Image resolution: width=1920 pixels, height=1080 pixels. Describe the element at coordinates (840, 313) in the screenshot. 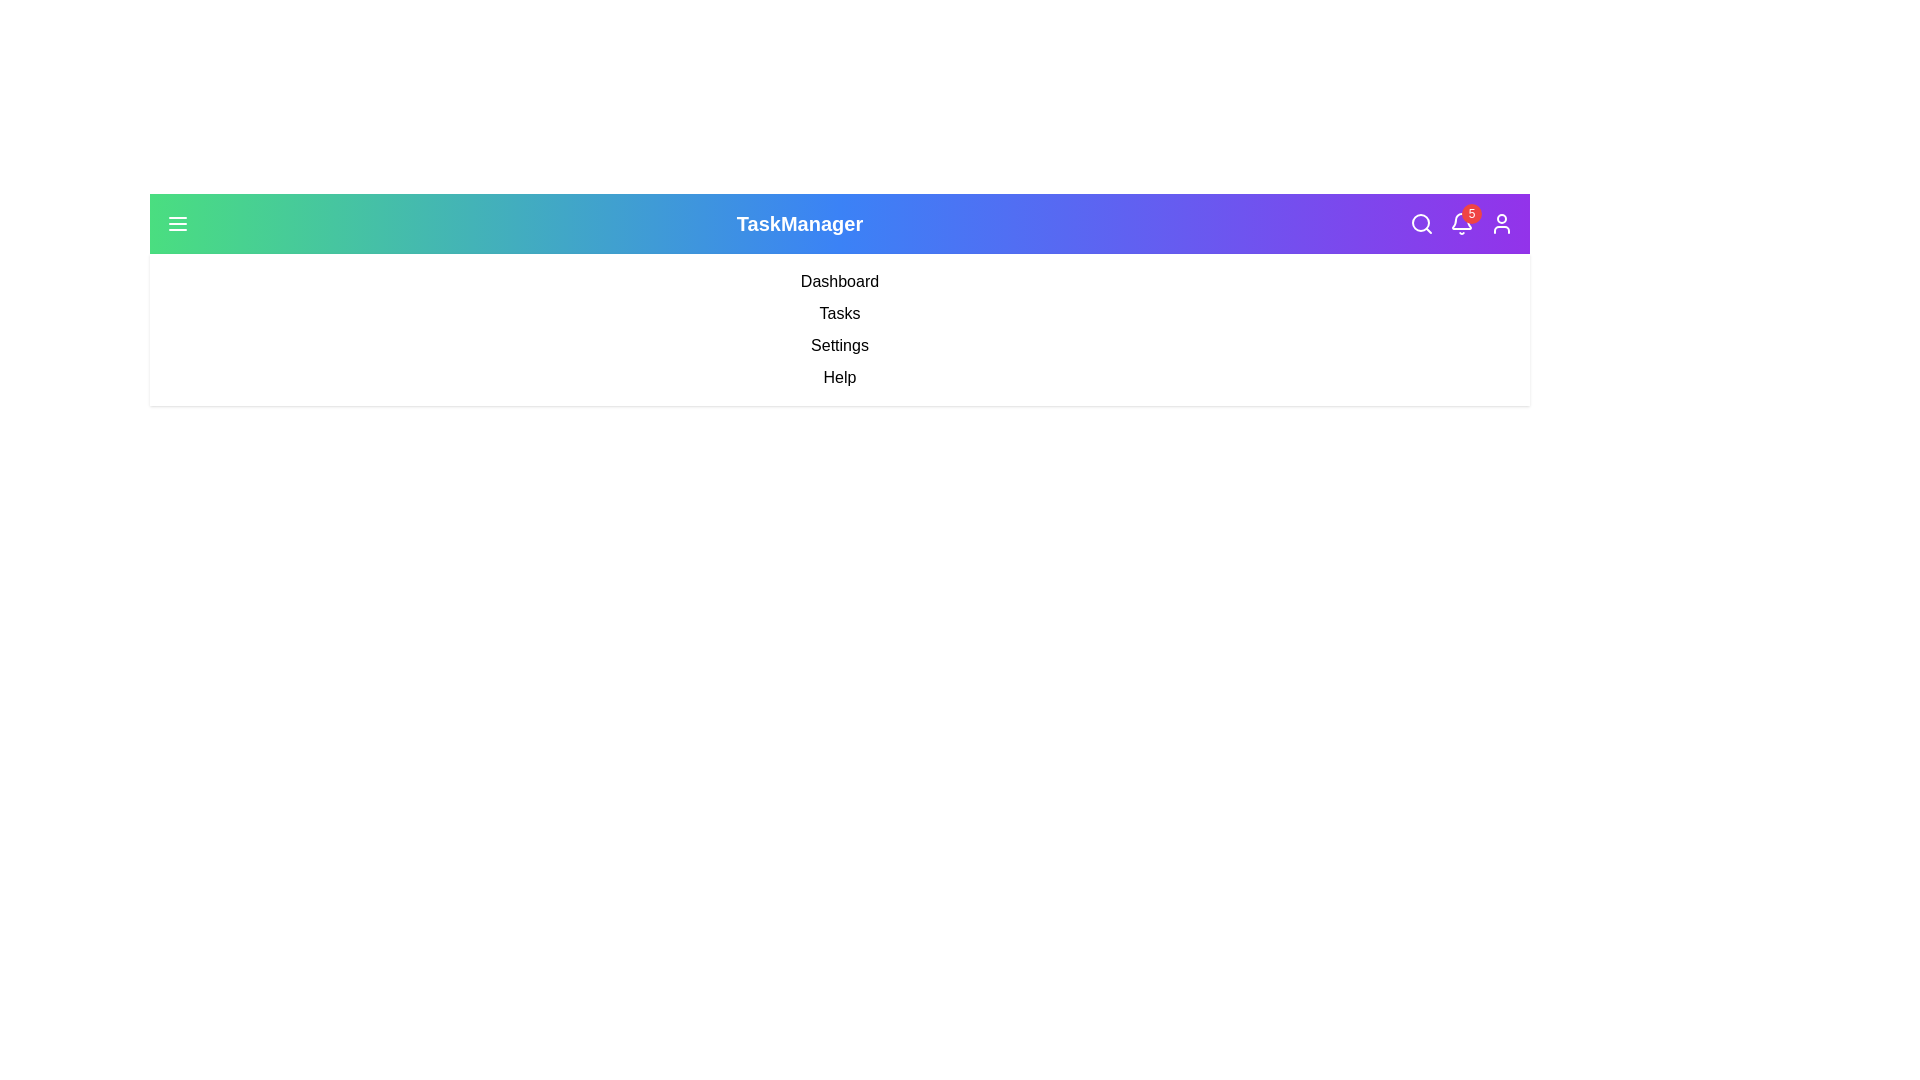

I see `the second item in the vertical menu list, which is located directly below the 'Dashboard' option and above the 'Settings' option` at that location.